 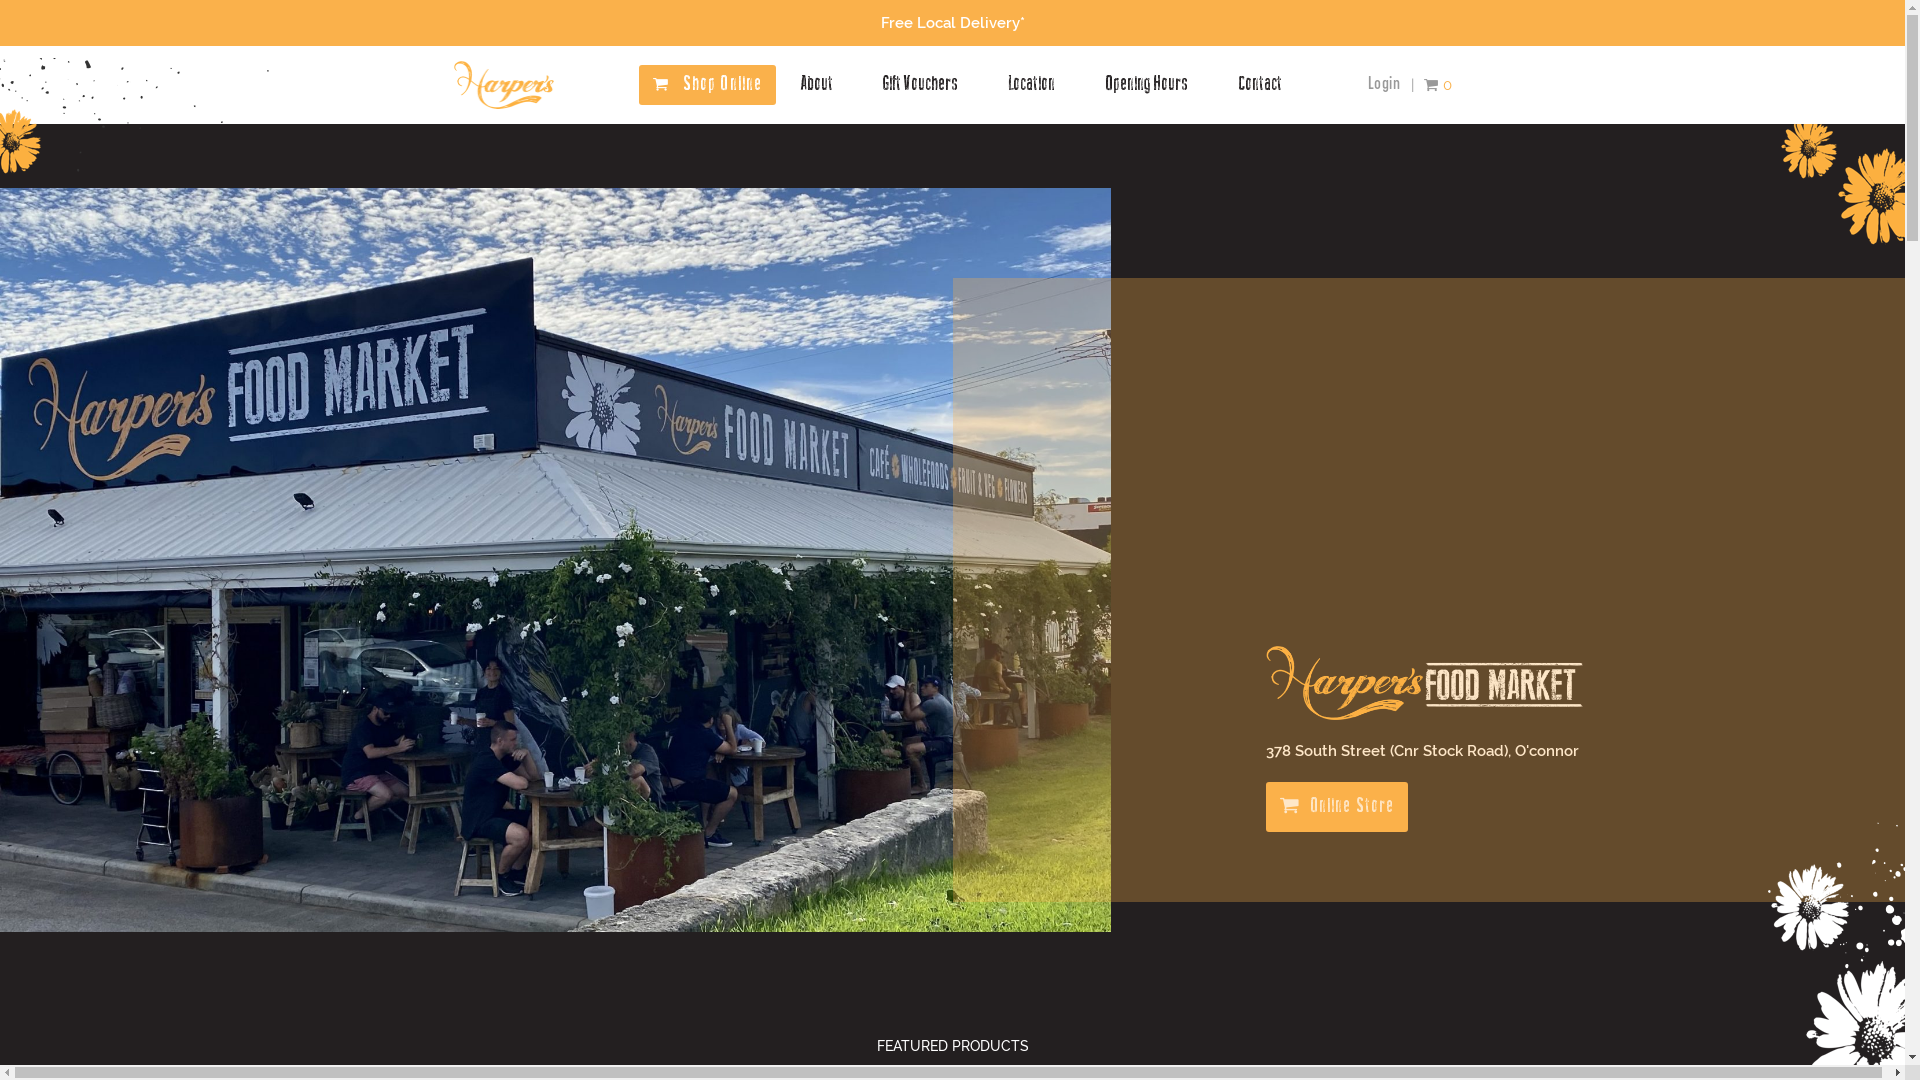 What do you see at coordinates (950, 23) in the screenshot?
I see `'Free Local Delivery*'` at bounding box center [950, 23].